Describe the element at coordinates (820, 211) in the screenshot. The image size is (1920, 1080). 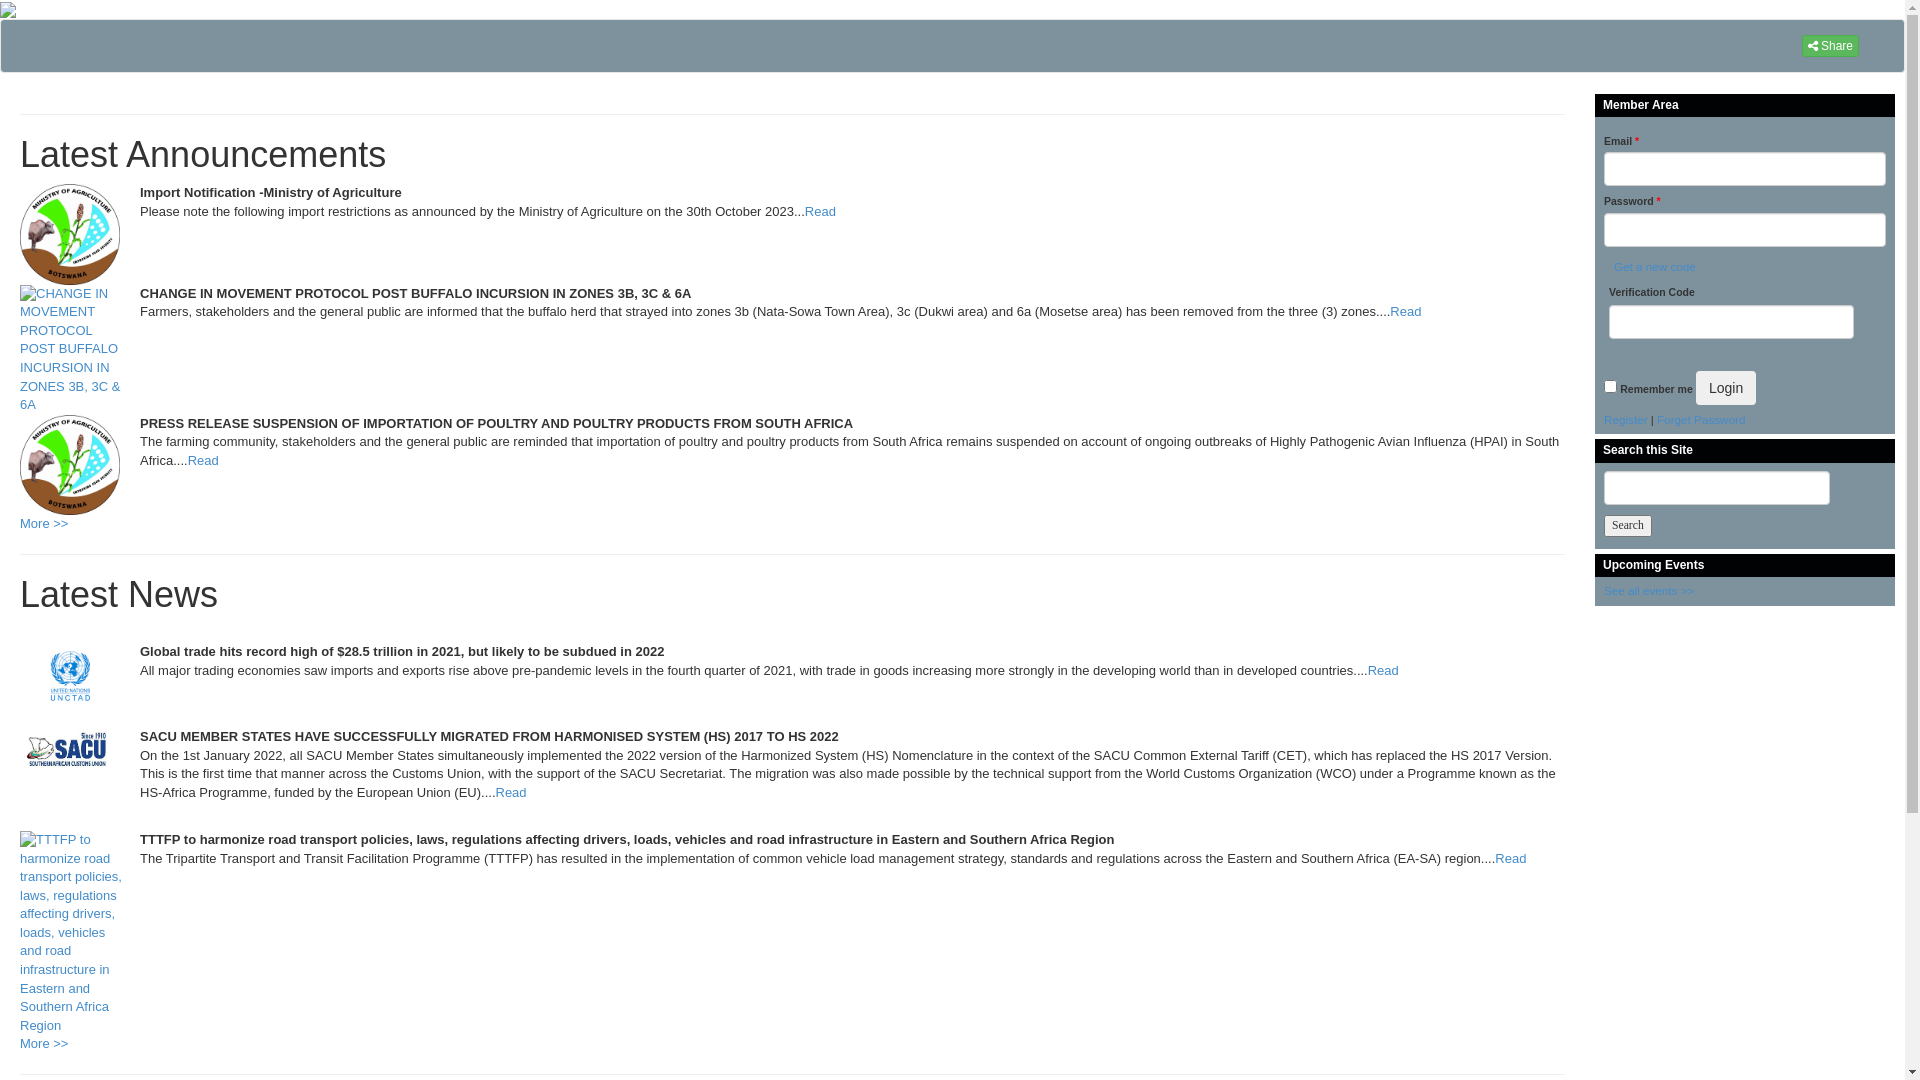
I see `'Read'` at that location.